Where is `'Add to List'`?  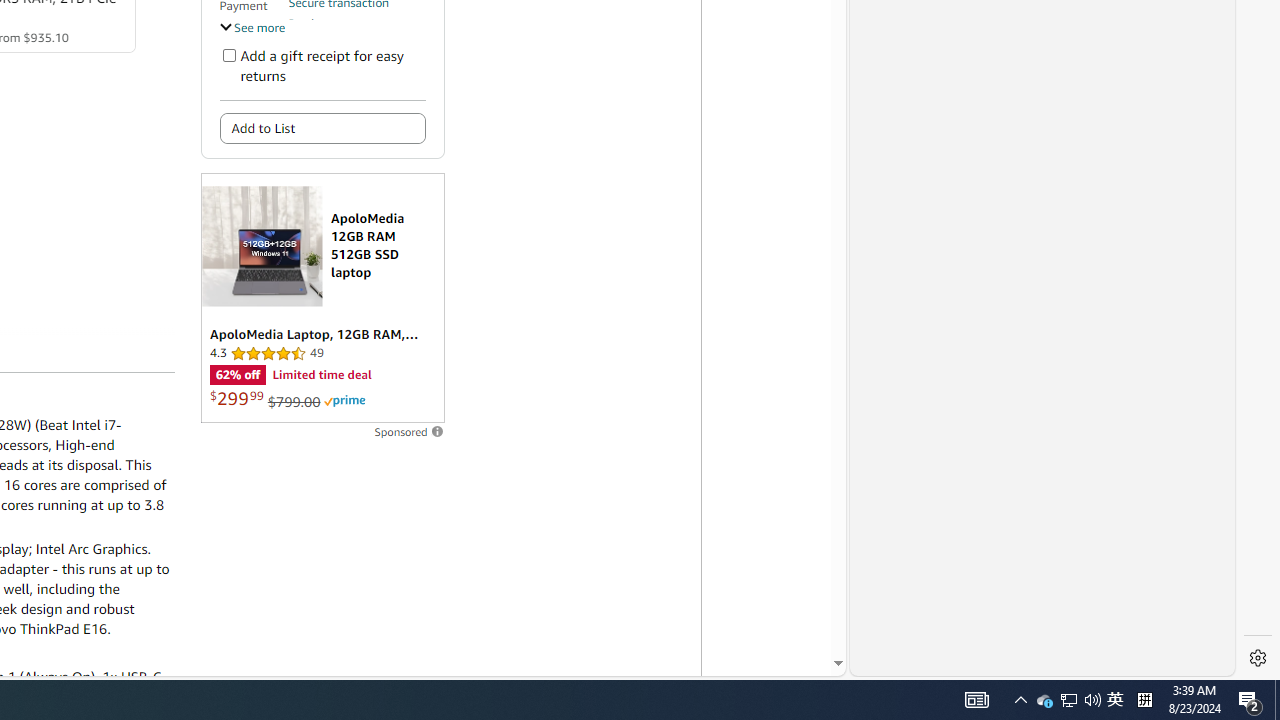
'Add to List' is located at coordinates (322, 128).